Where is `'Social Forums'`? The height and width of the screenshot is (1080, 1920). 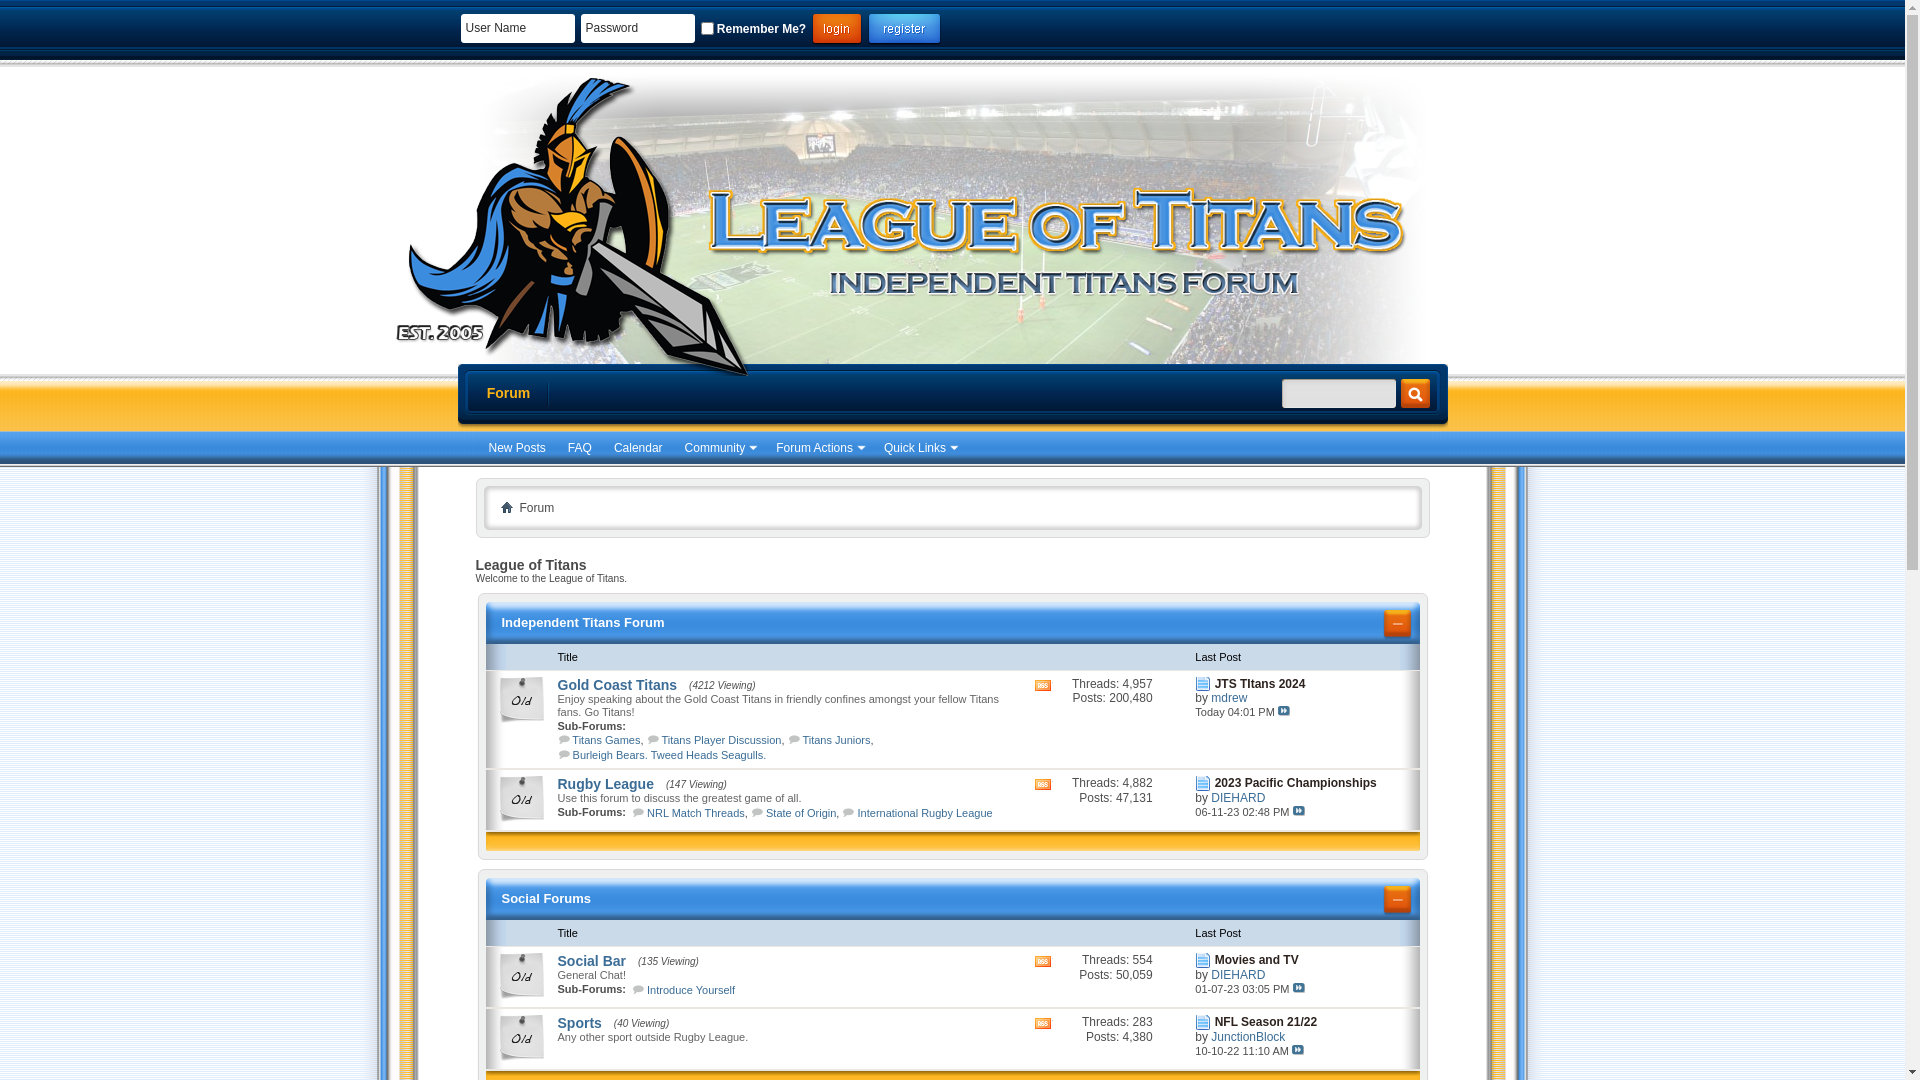
'Social Forums' is located at coordinates (547, 897).